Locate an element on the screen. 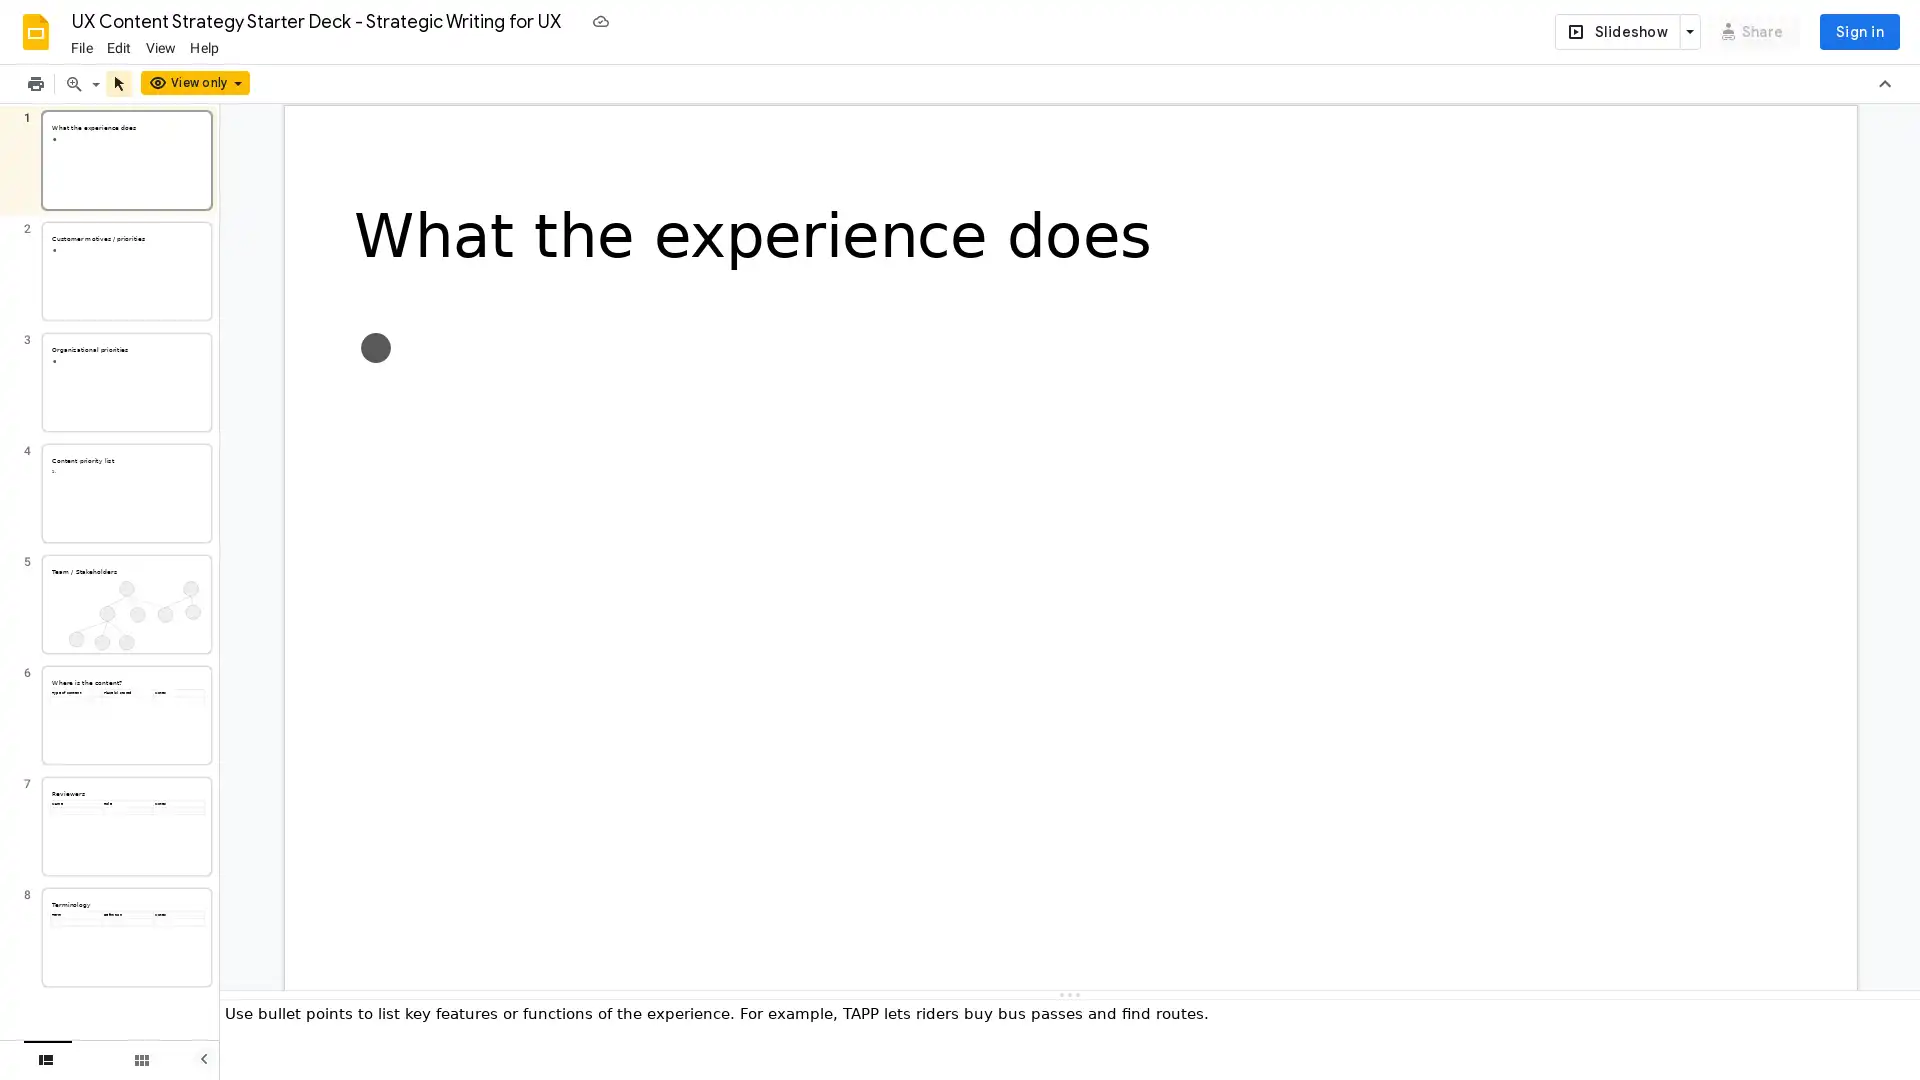  Print (P) is located at coordinates (35, 83).